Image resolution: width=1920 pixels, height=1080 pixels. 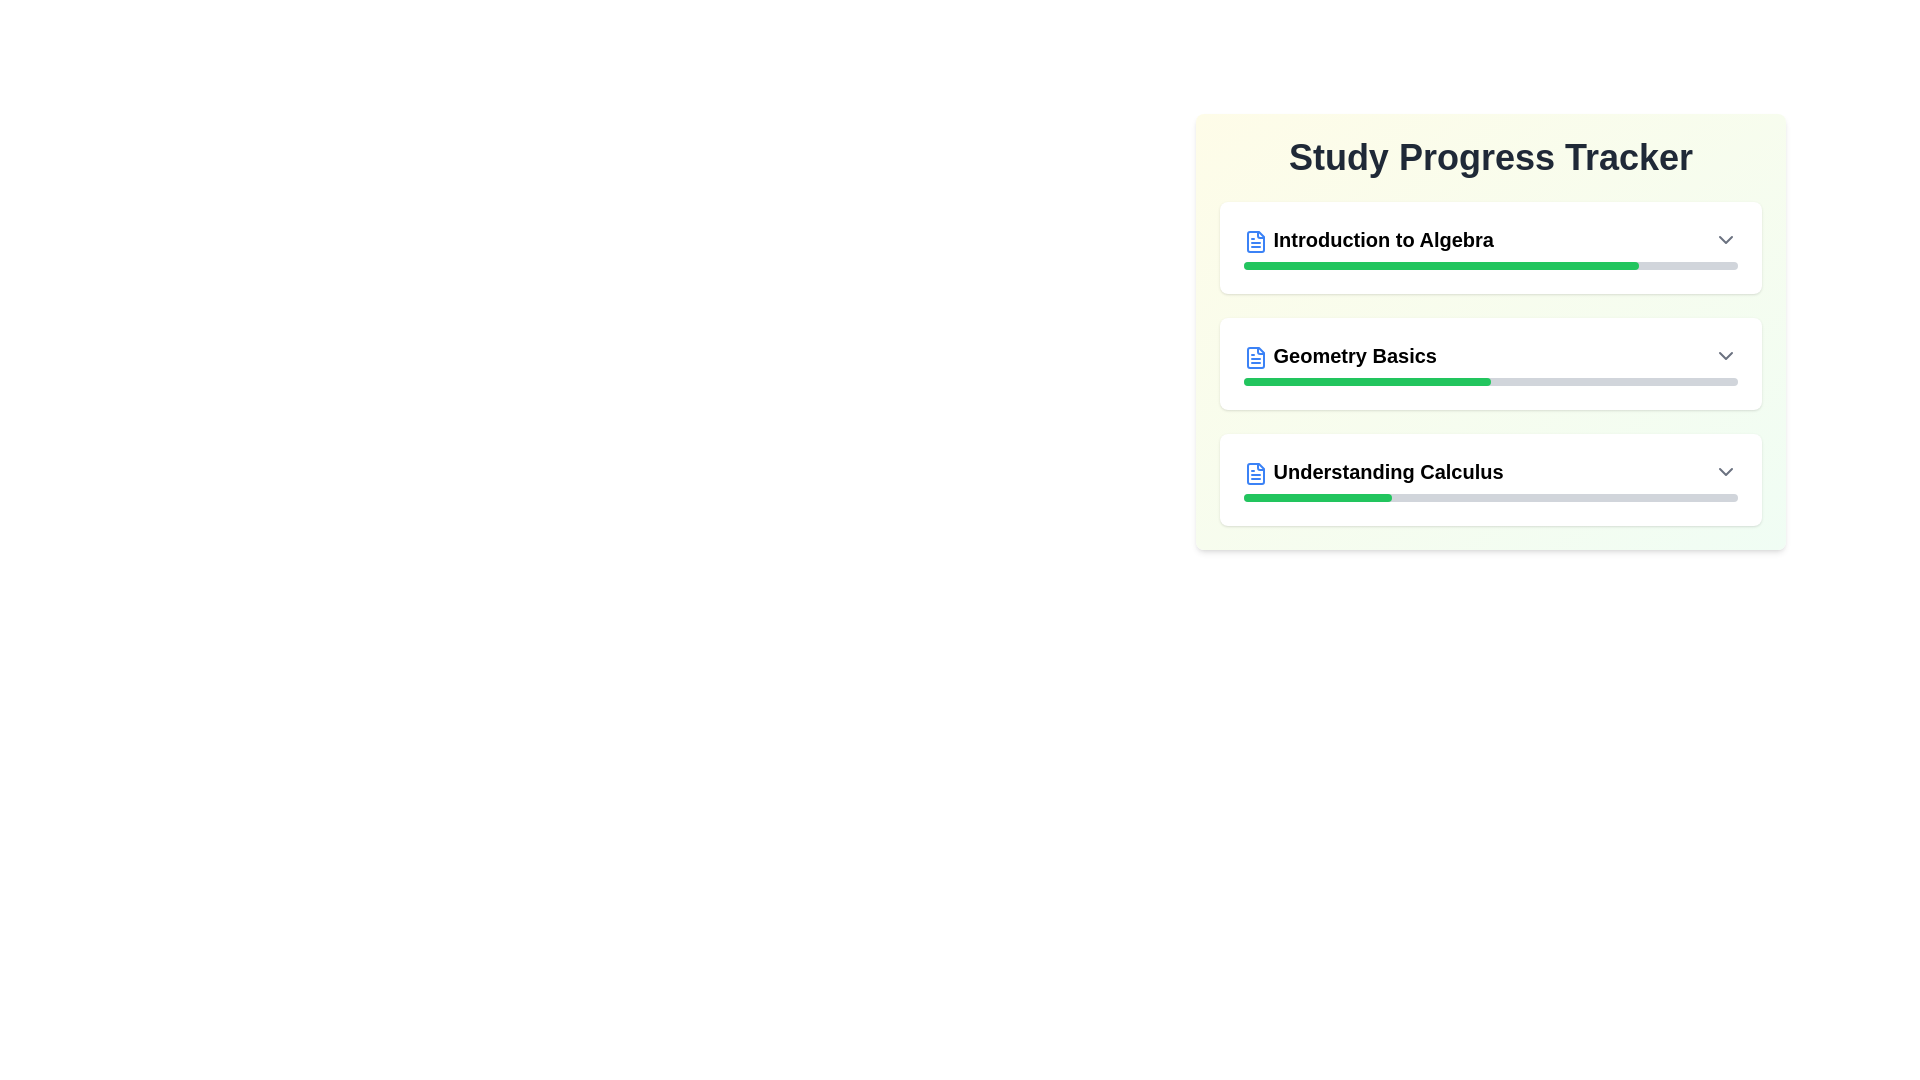 What do you see at coordinates (1255, 356) in the screenshot?
I see `the graphical icon located to the left of the 'Geometry Basics' title in the 'Study Progress Tracker' section, specifically the second list item` at bounding box center [1255, 356].